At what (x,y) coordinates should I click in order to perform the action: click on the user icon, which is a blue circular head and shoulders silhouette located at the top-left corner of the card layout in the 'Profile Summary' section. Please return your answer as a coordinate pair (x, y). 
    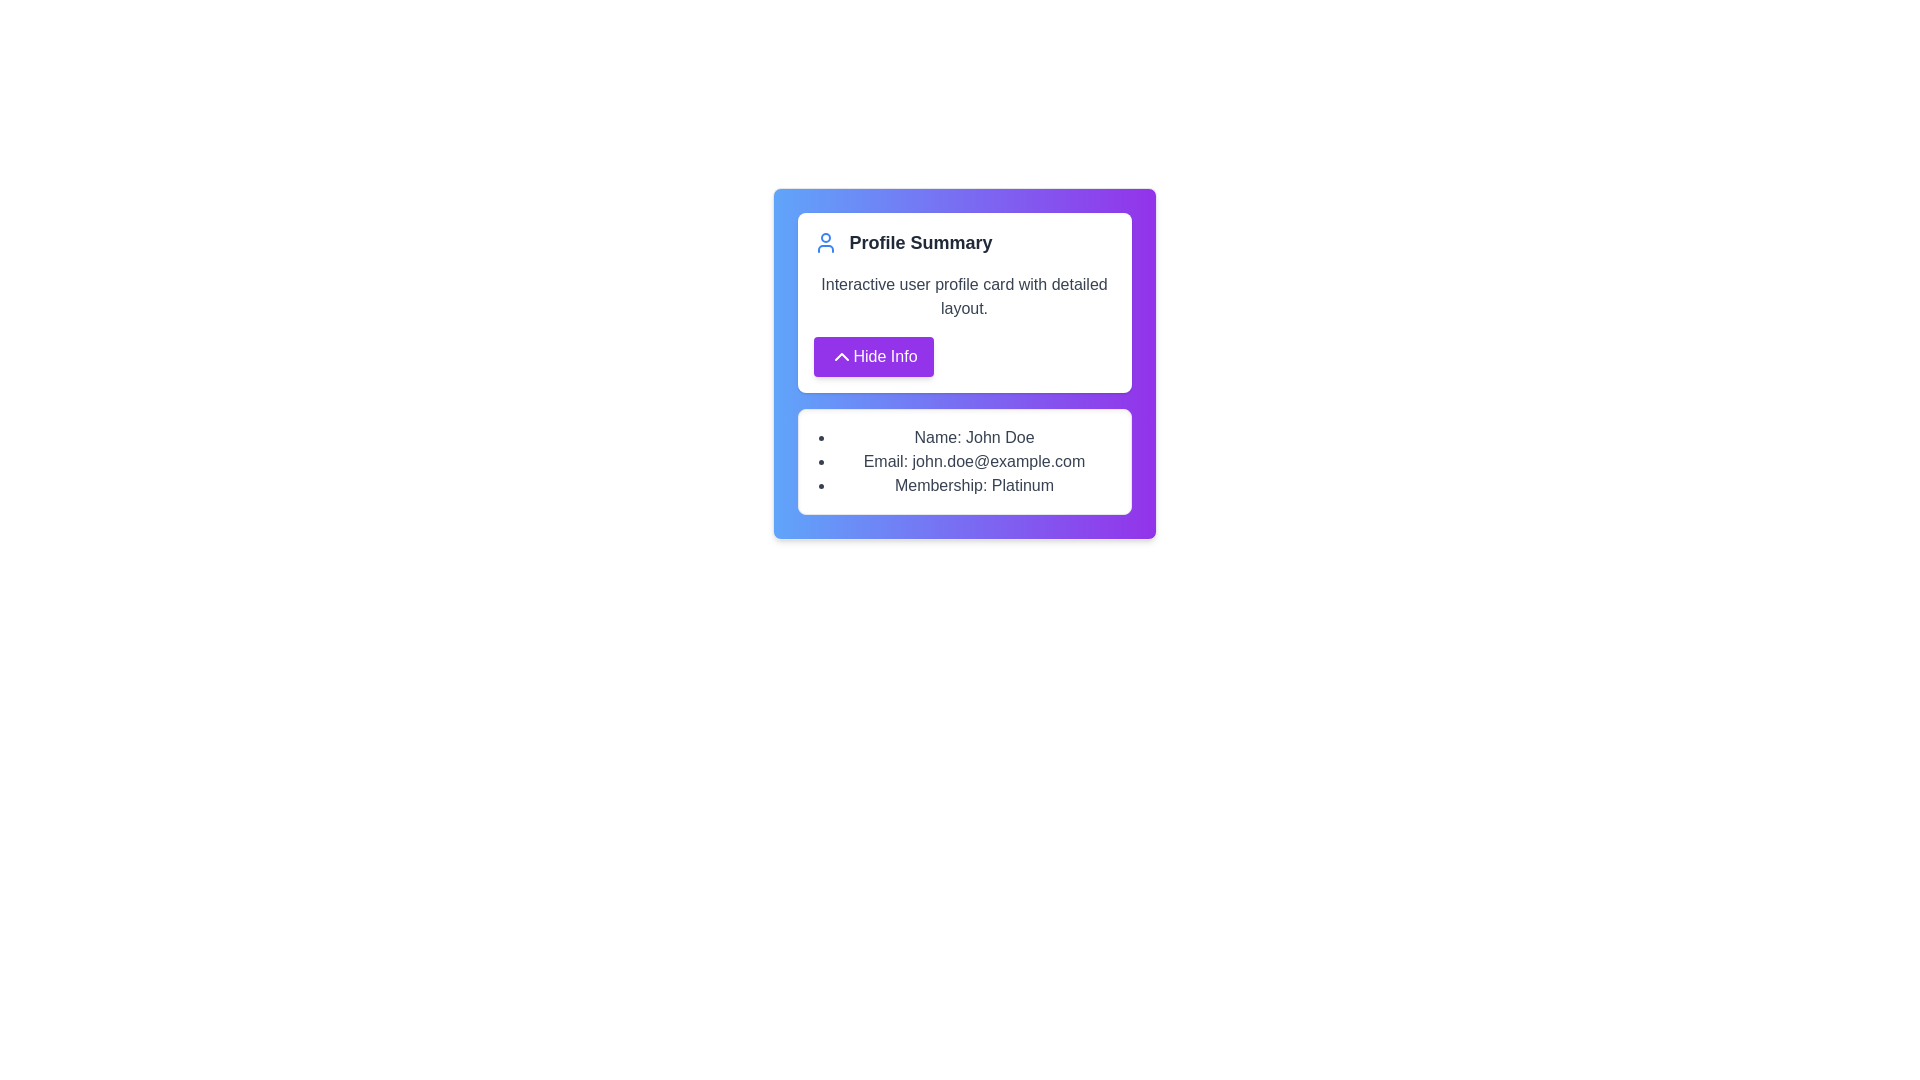
    Looking at the image, I should click on (825, 242).